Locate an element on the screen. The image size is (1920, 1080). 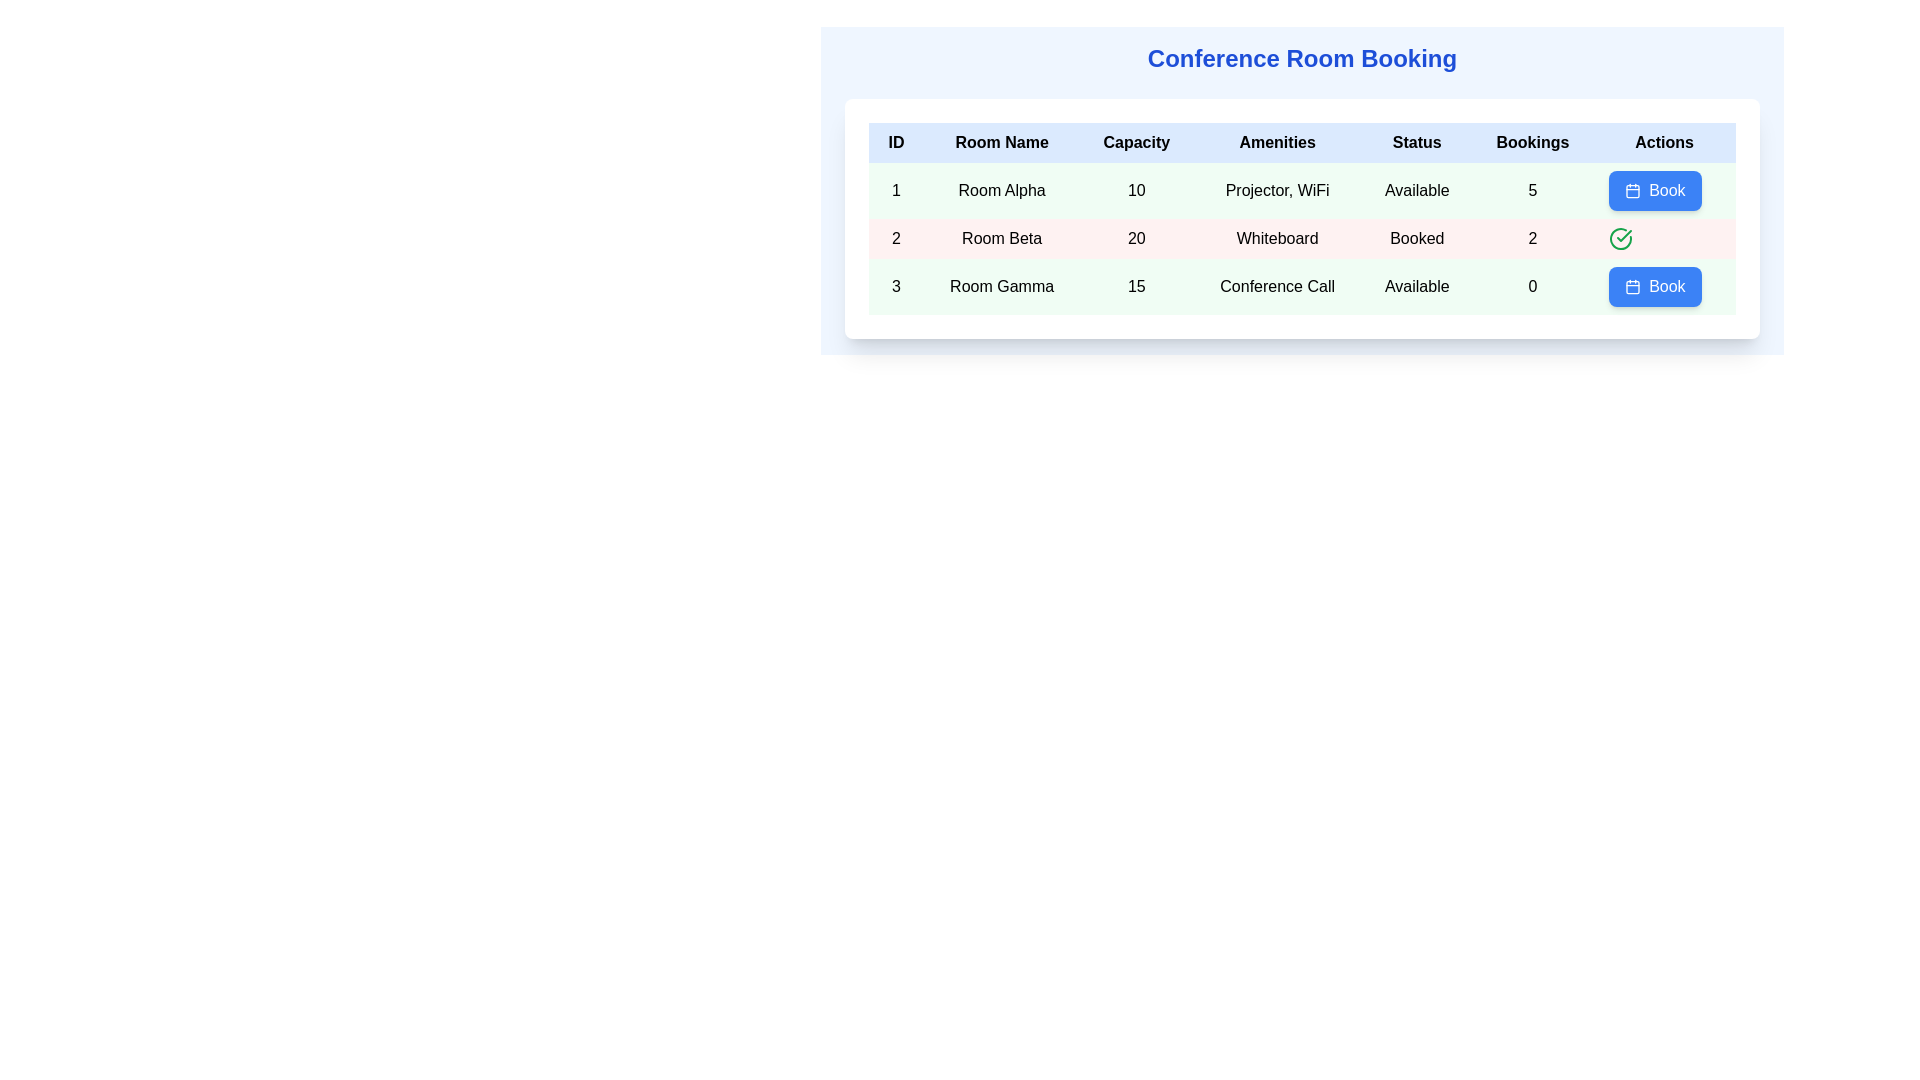
the calendar icon within the blue 'Book' button in the 'Actions' column of the third row, which represents 'Room Gamma' is located at coordinates (1633, 286).